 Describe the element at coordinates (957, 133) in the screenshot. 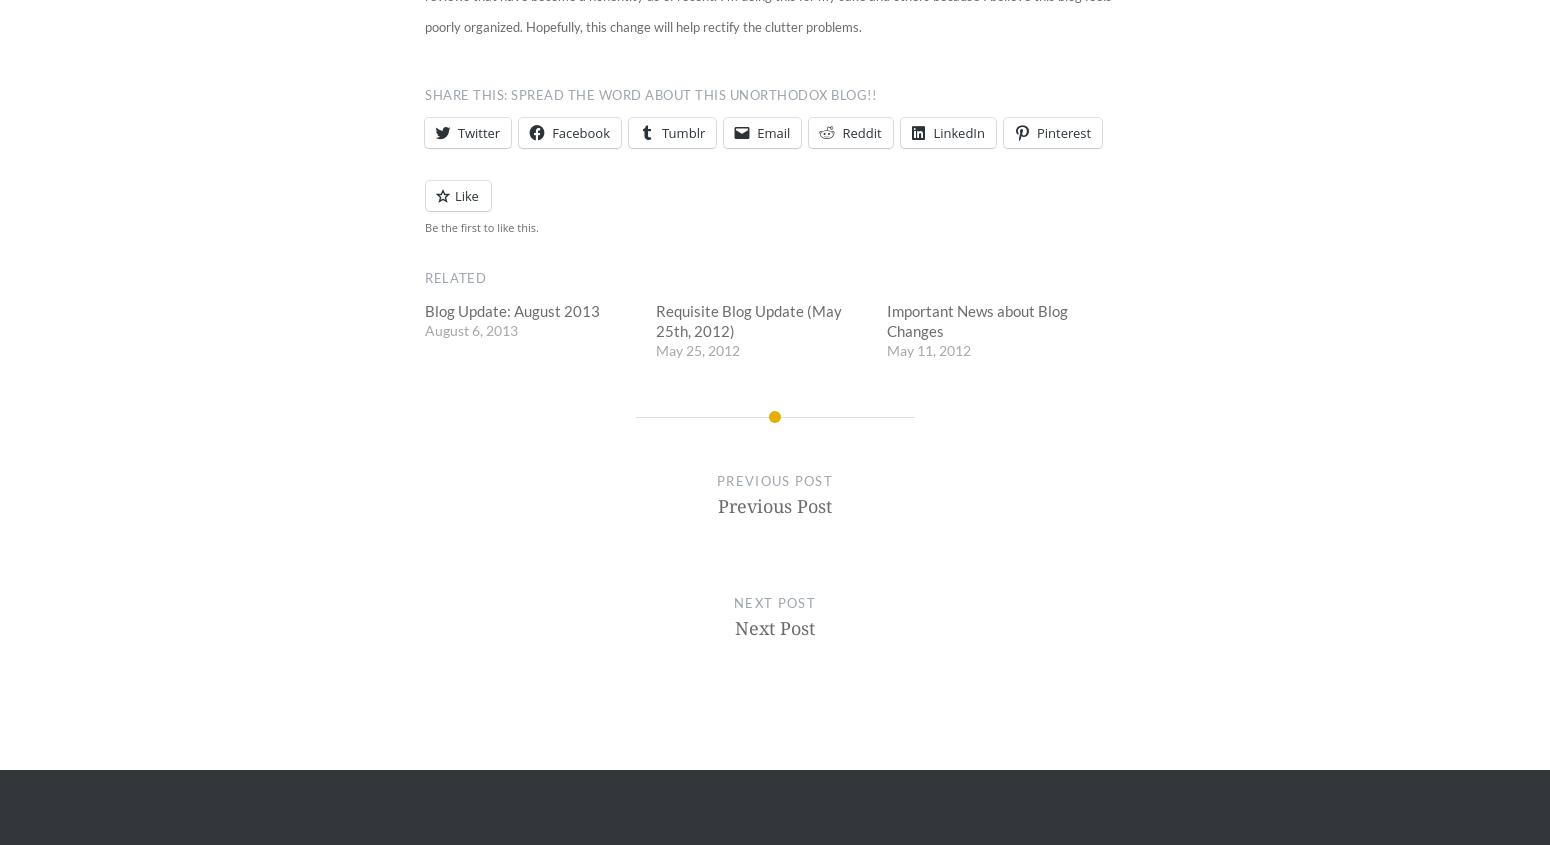

I see `'LinkedIn'` at that location.